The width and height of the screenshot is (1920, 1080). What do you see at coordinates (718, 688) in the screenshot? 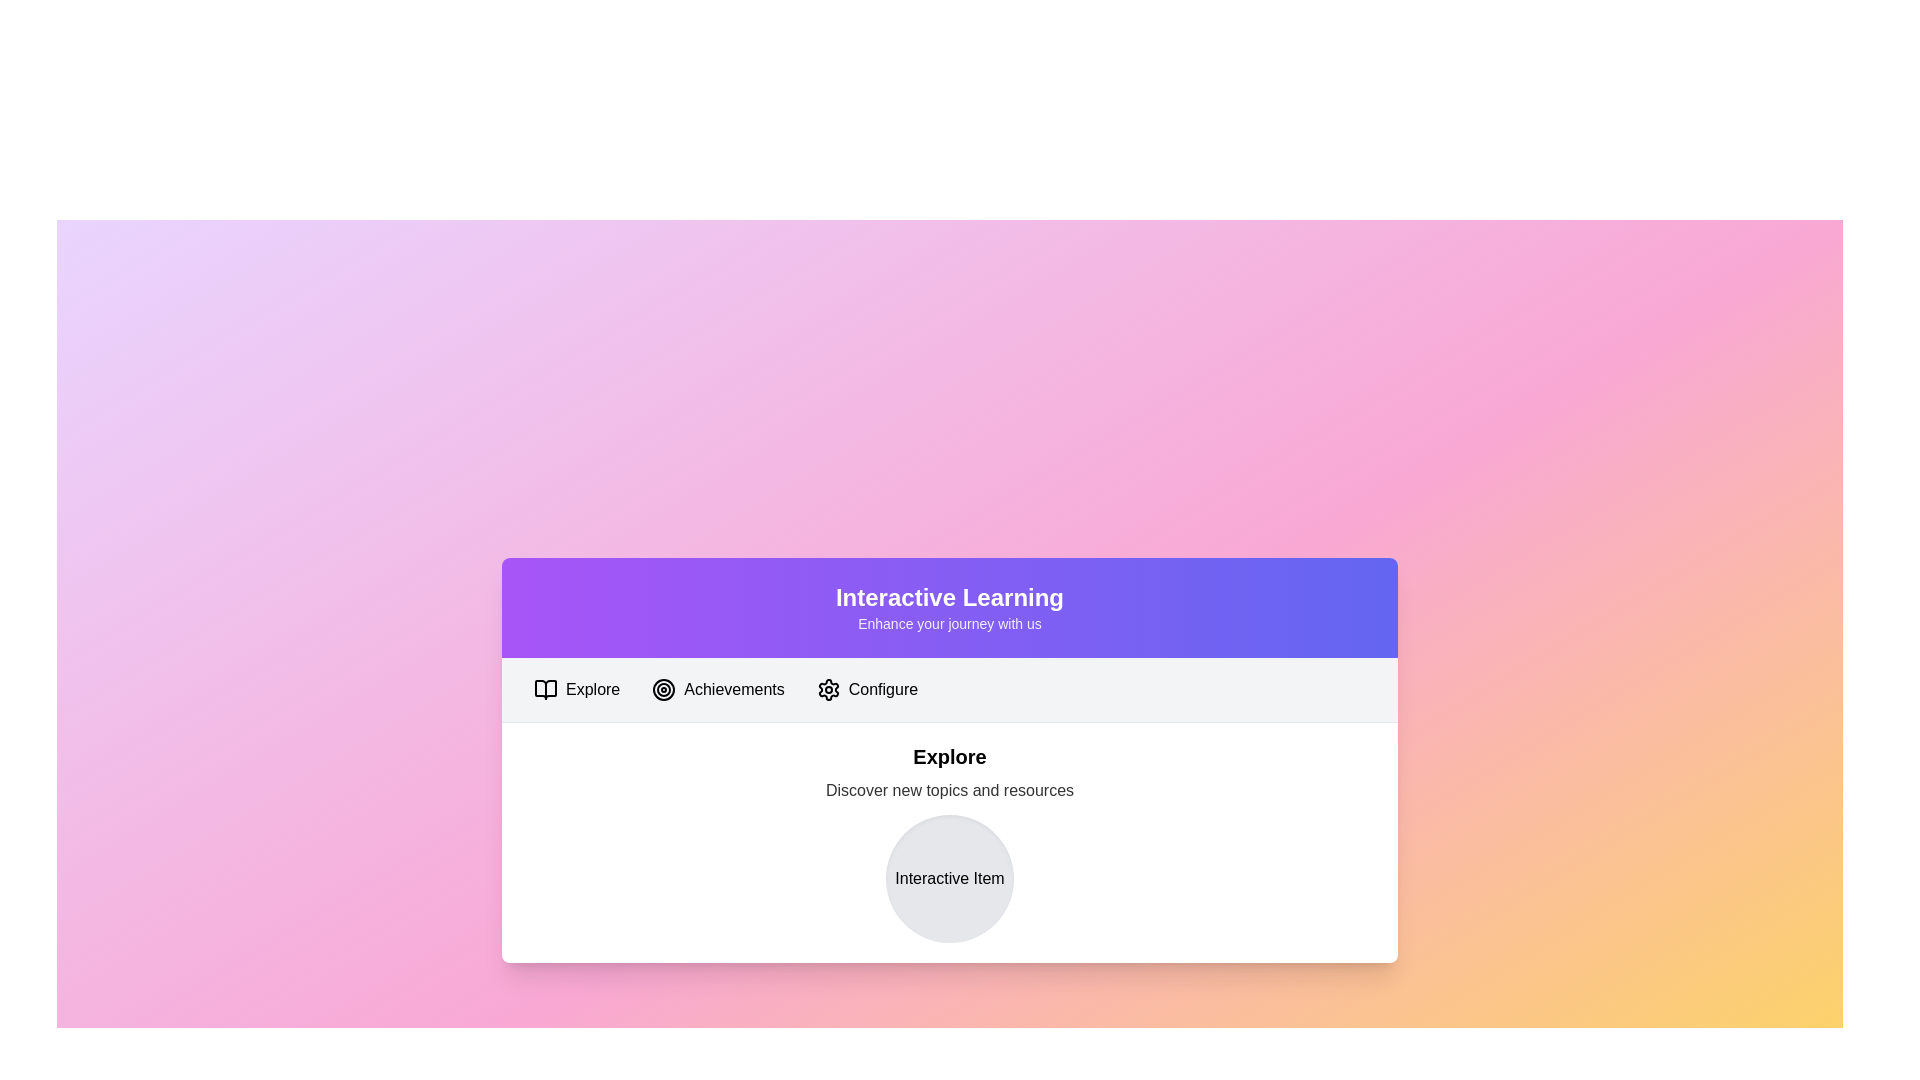
I see `the tab labeled Achievements` at bounding box center [718, 688].